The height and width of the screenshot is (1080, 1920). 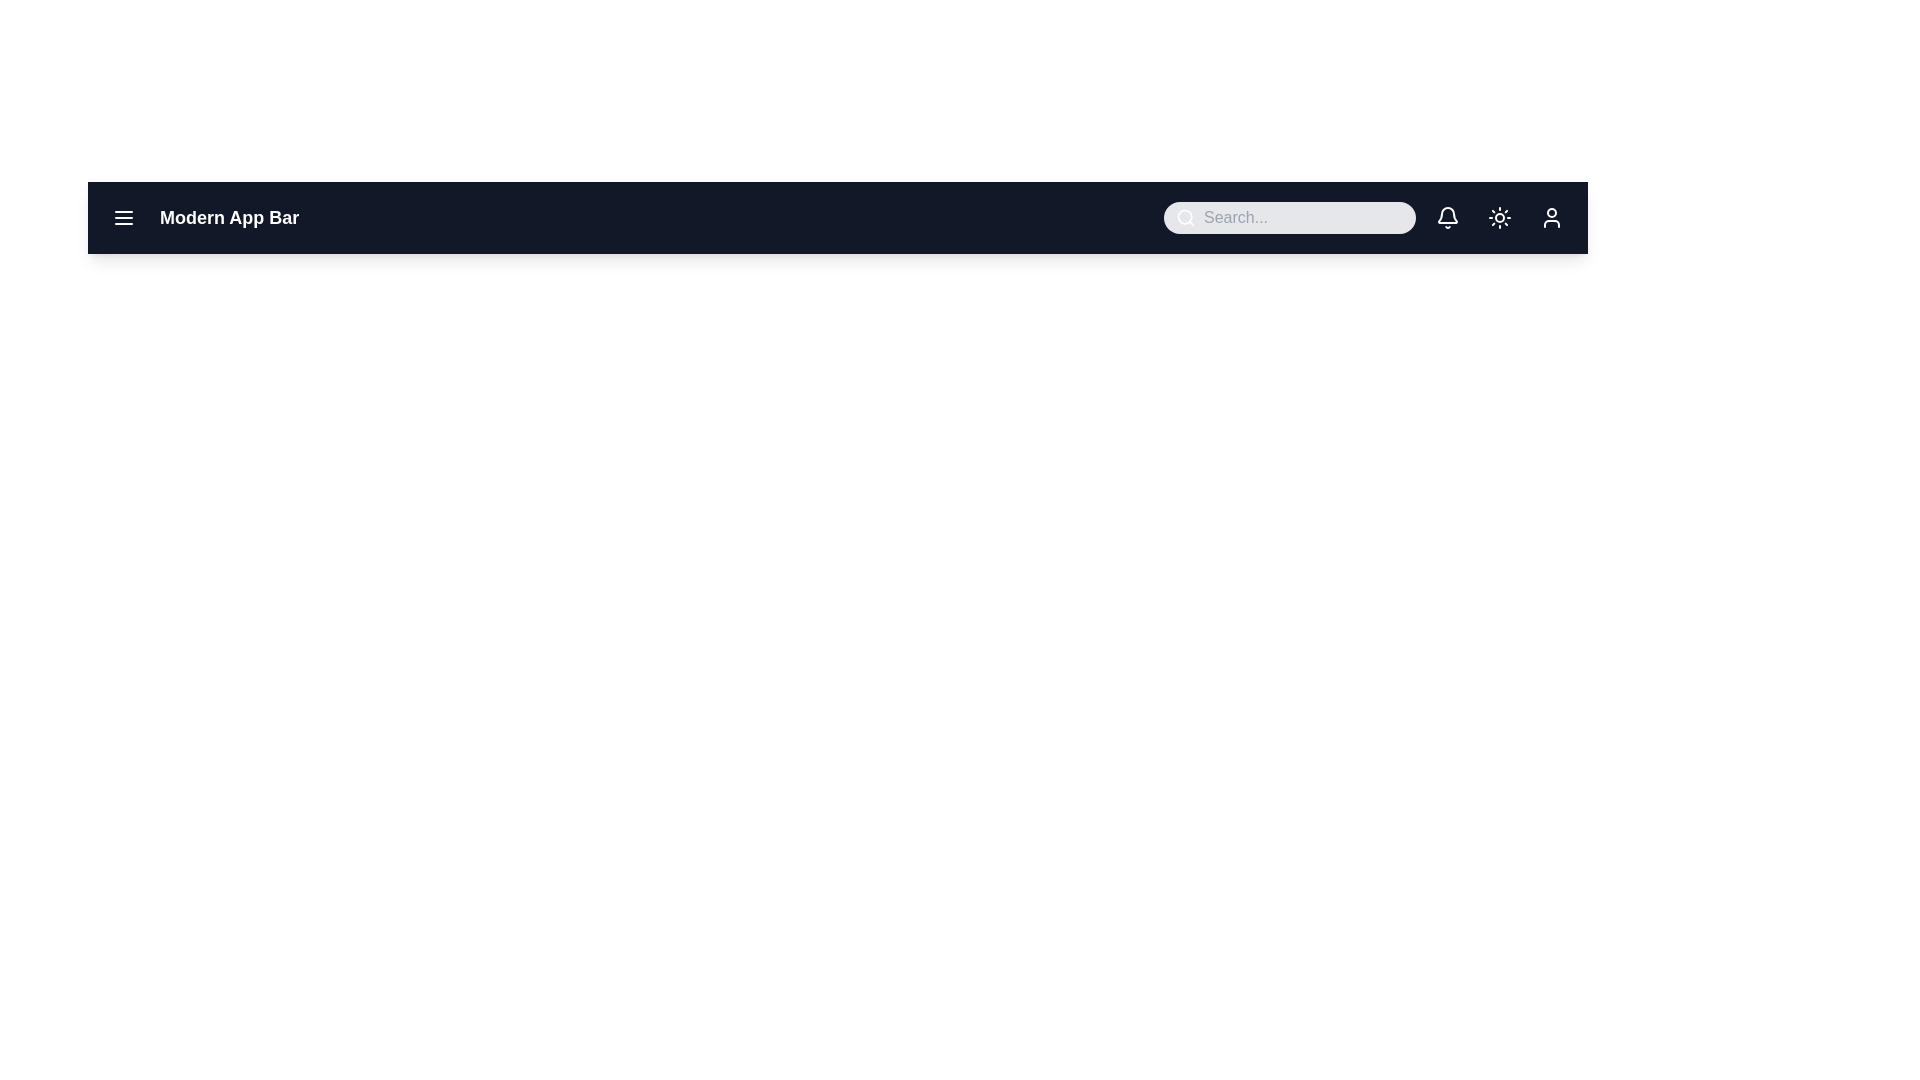 I want to click on the menu button to toggle the menu, so click(x=123, y=218).